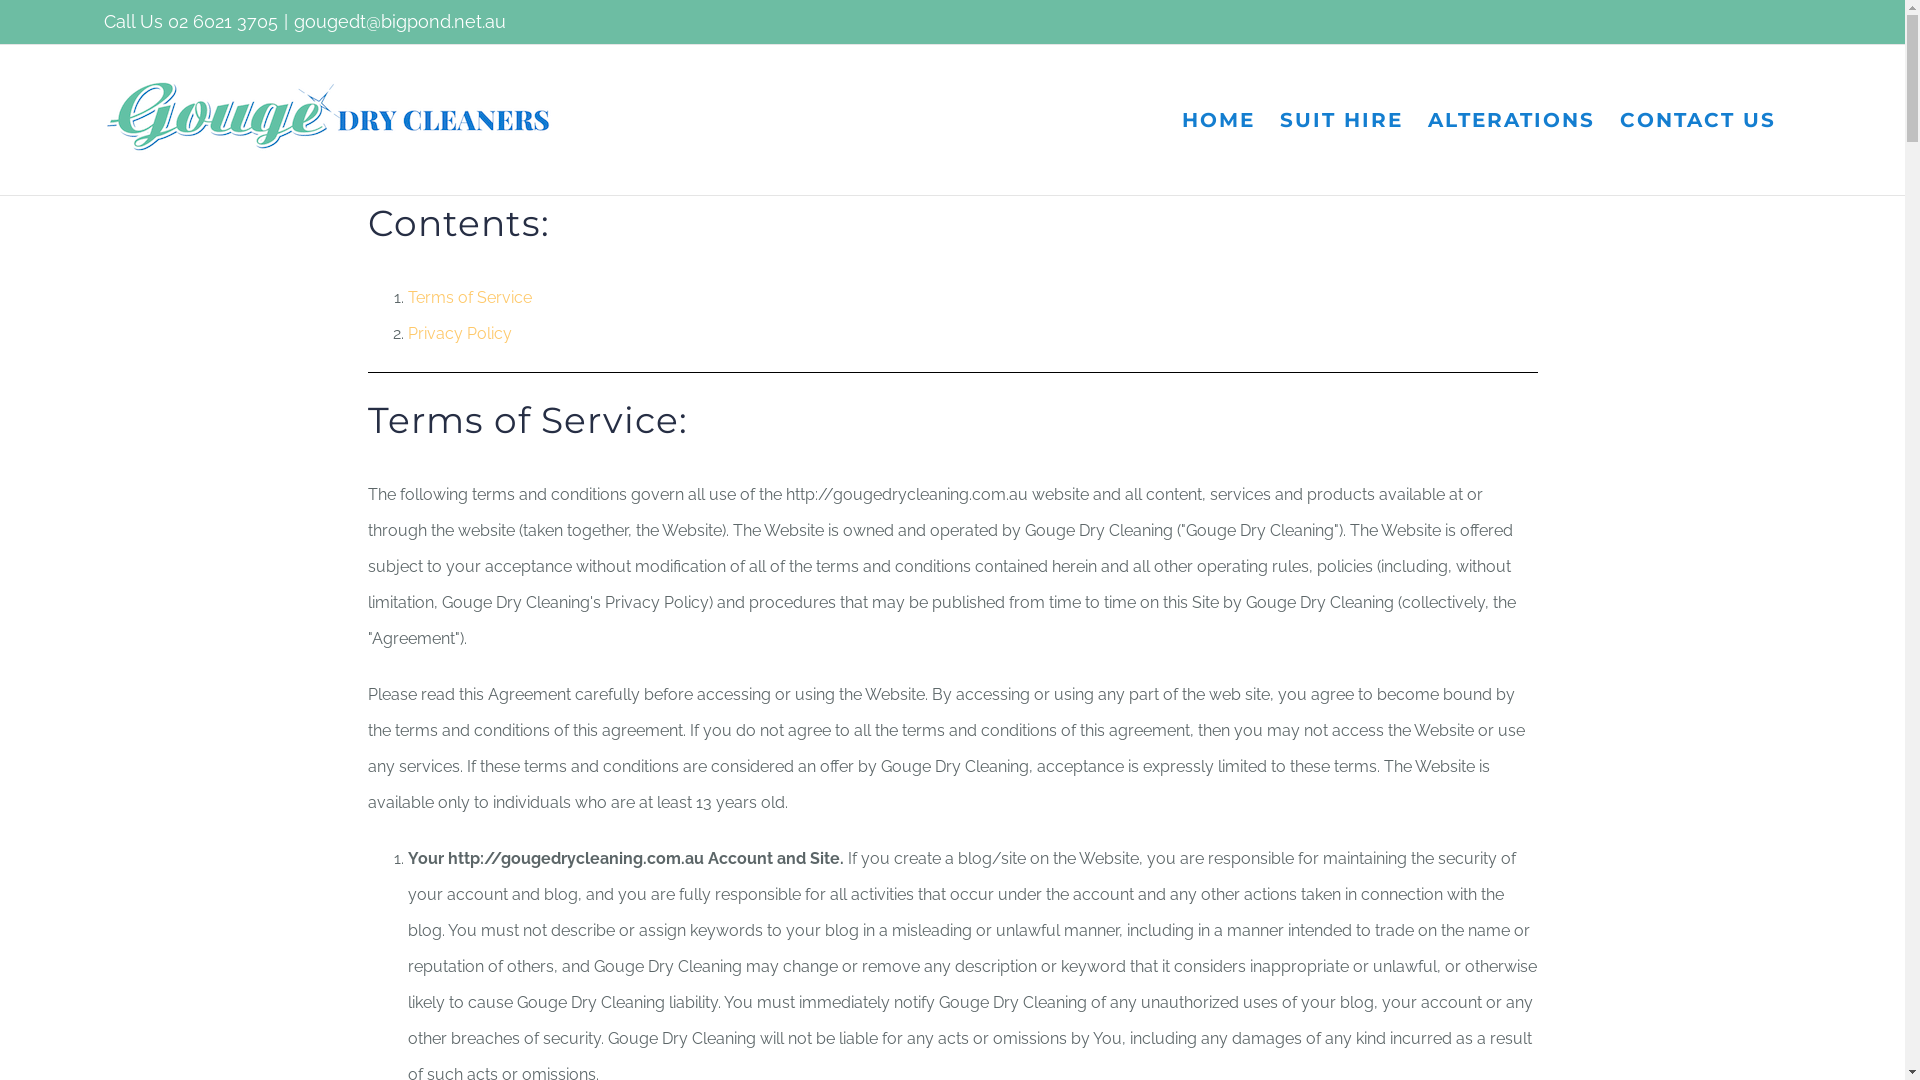  What do you see at coordinates (1427, 119) in the screenshot?
I see `'ALTERATIONS'` at bounding box center [1427, 119].